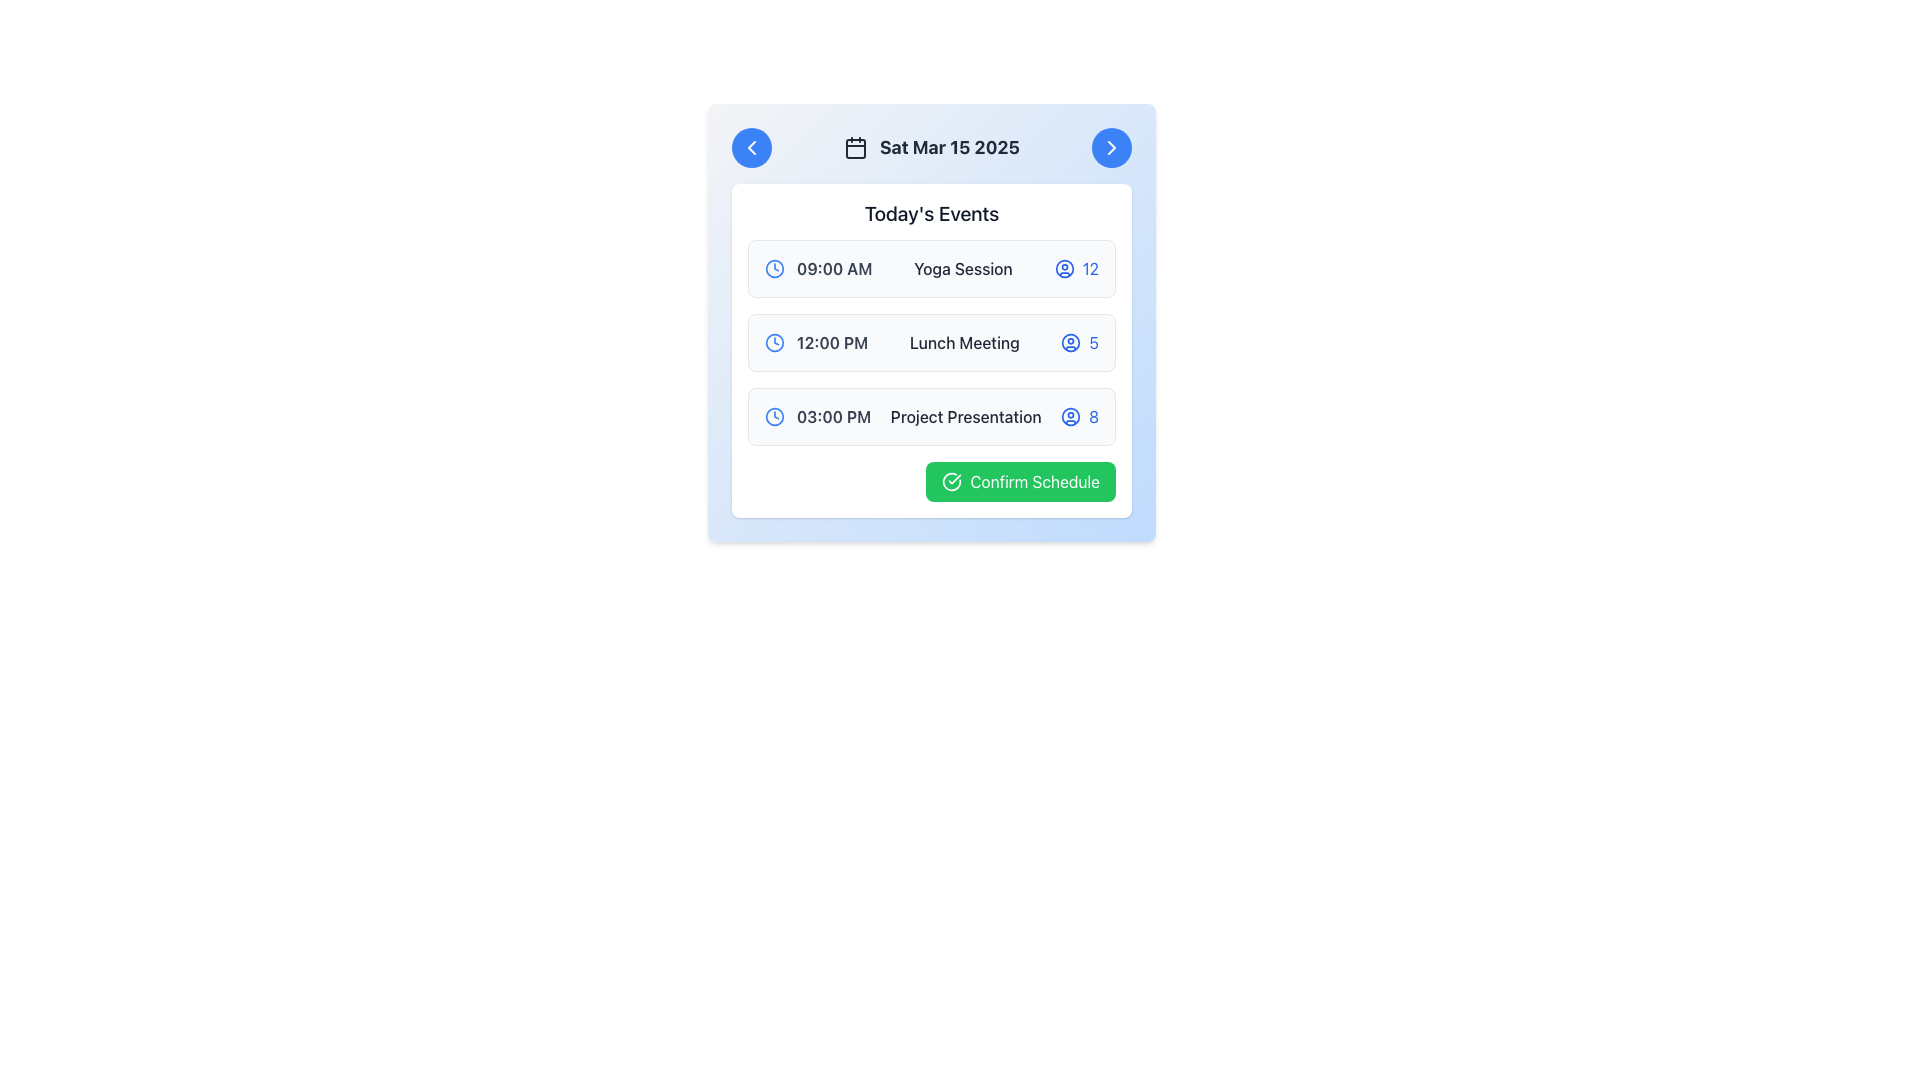 The width and height of the screenshot is (1920, 1080). Describe the element at coordinates (751, 146) in the screenshot. I see `the blue circular button SVG icon located at the top-left corner of the header section` at that location.